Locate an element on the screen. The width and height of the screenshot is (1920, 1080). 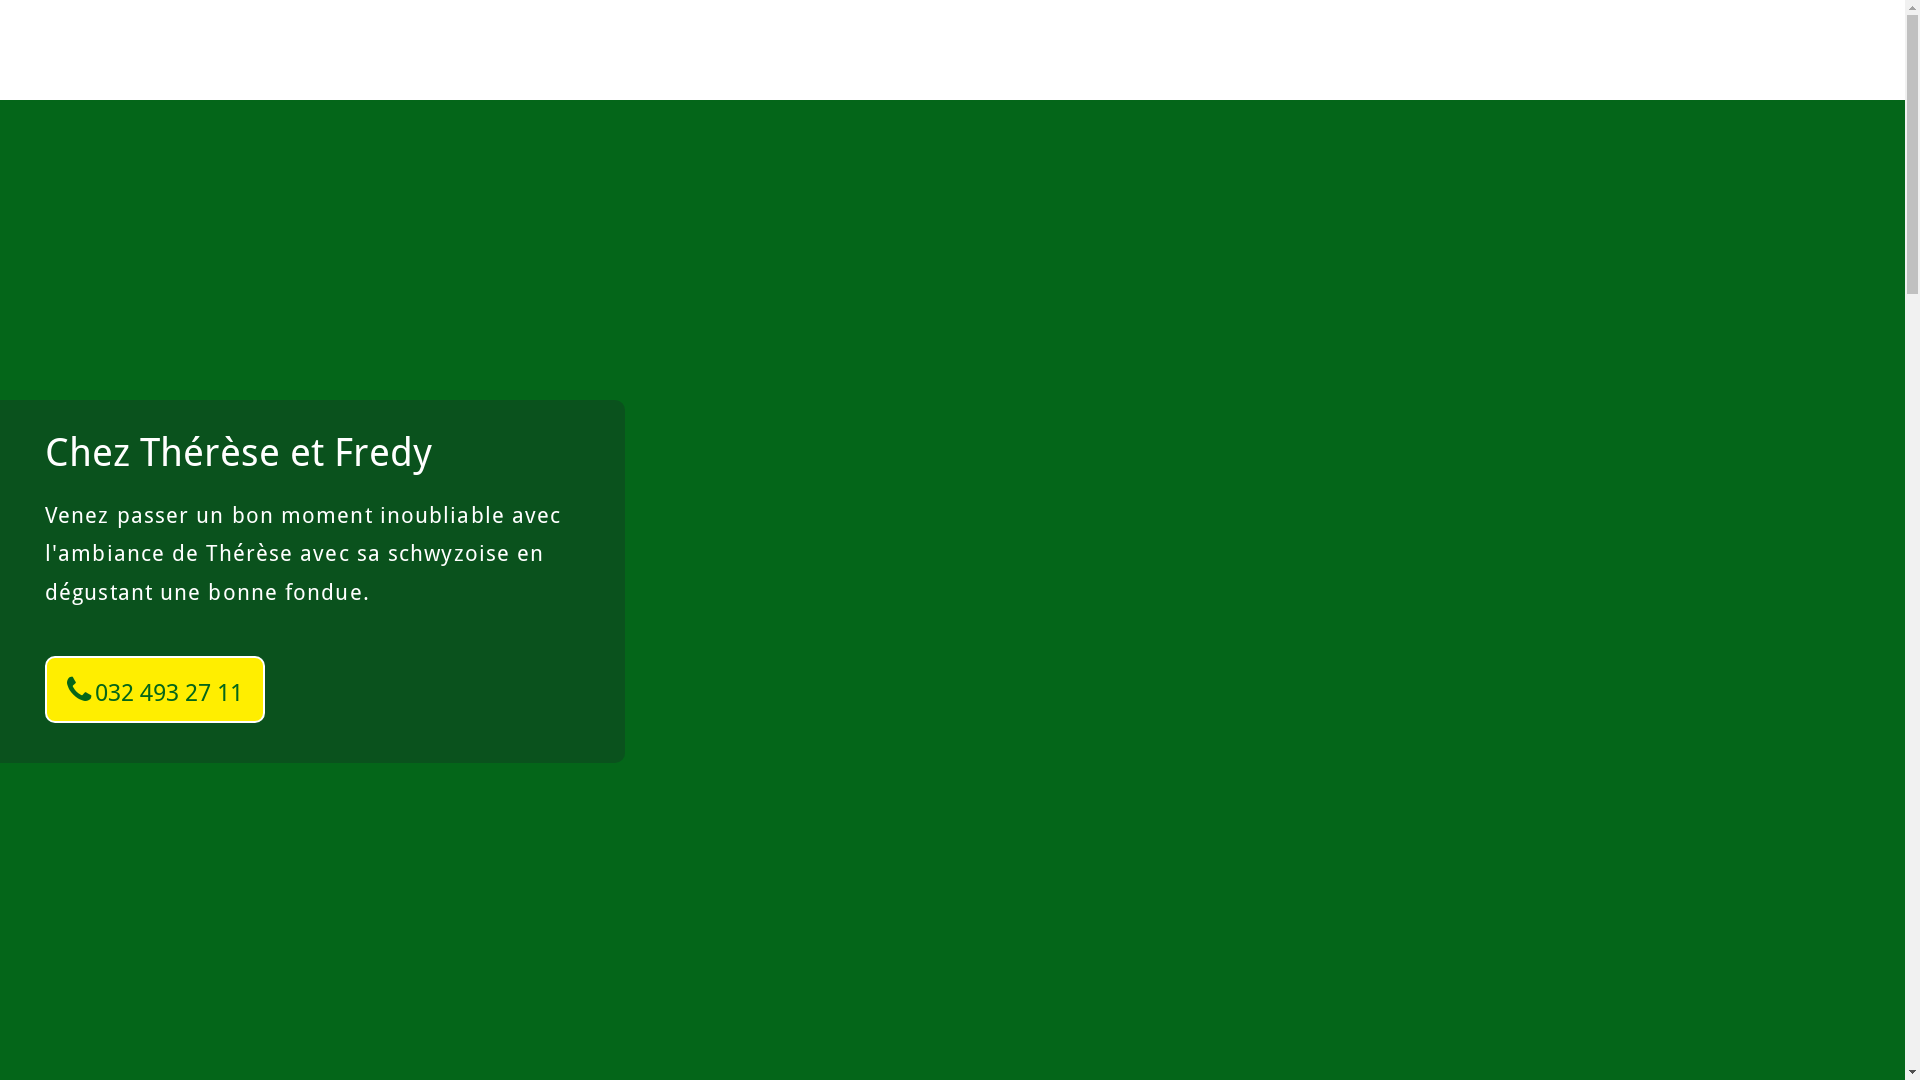
'032 493 27 11' is located at coordinates (44, 688).